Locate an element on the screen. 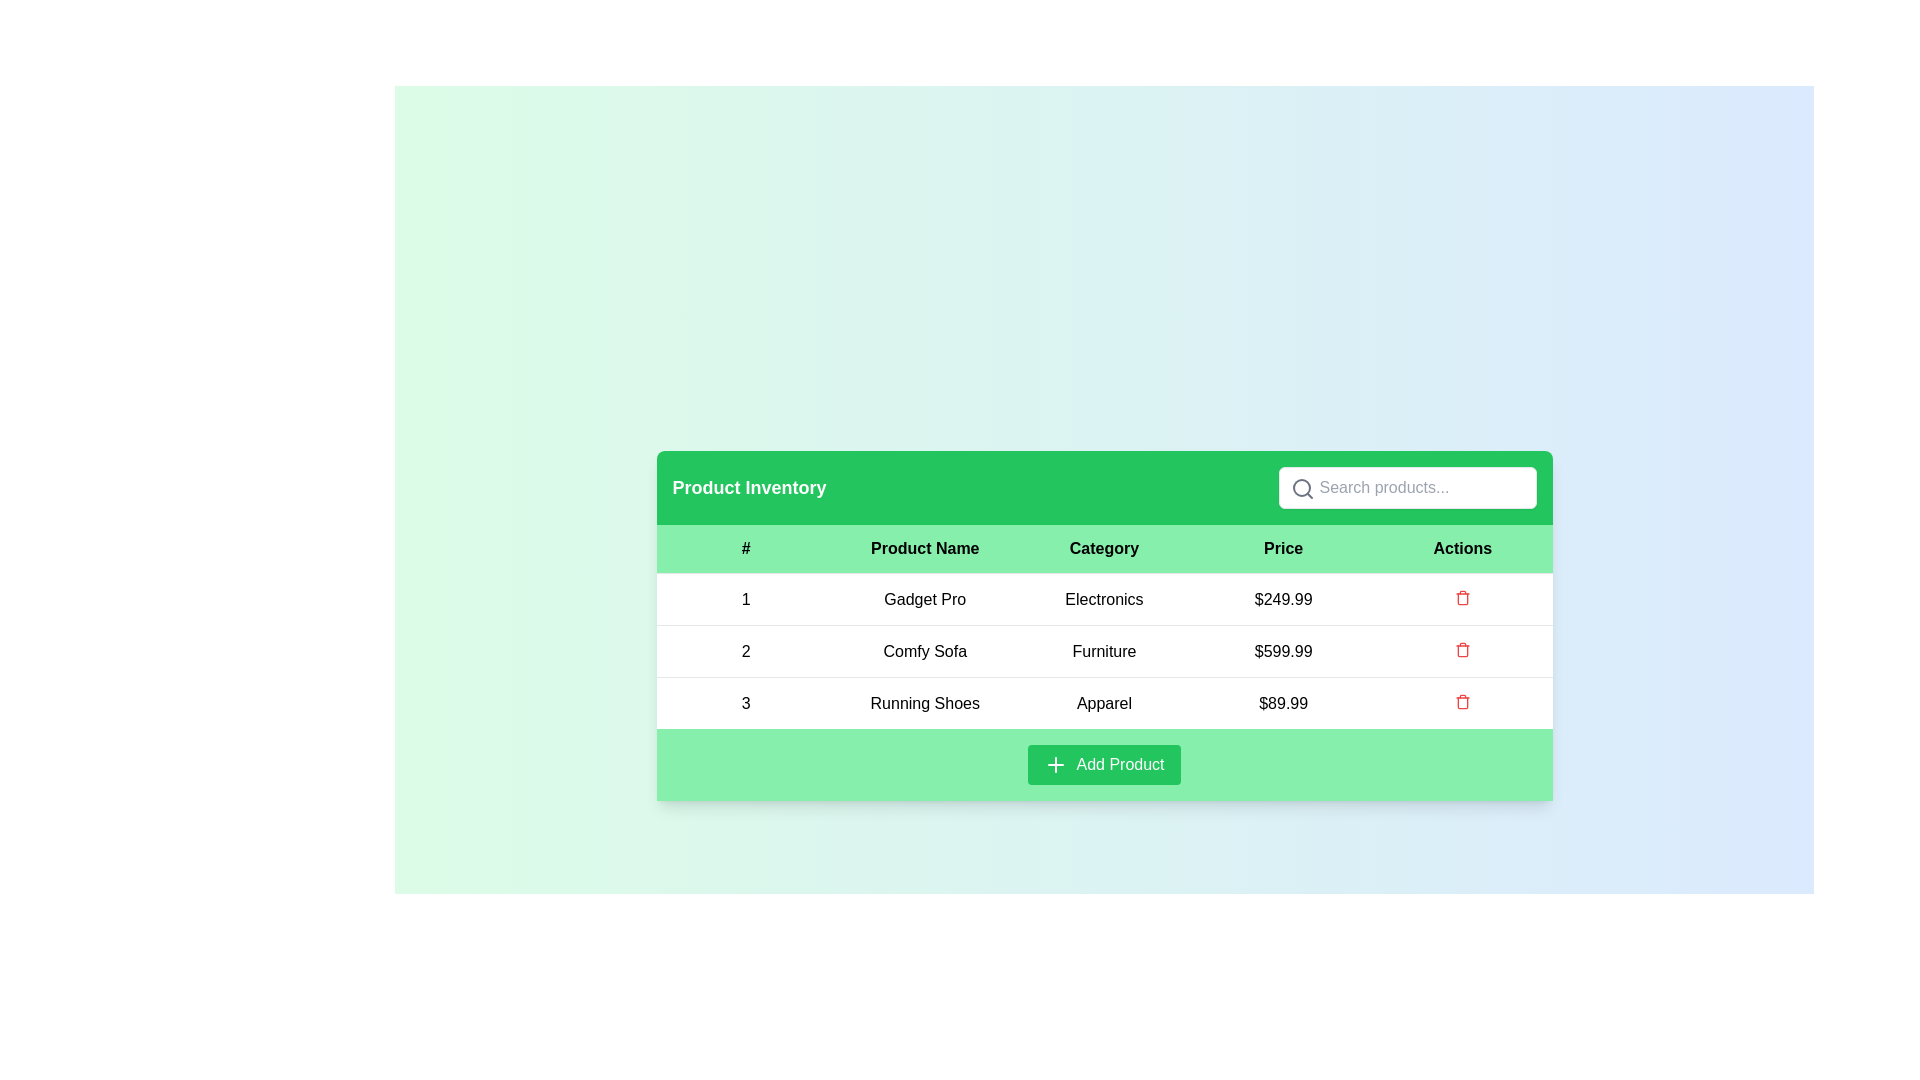 This screenshot has width=1920, height=1080. the green button labeled 'Add Product' with a white '+' icon is located at coordinates (1103, 764).